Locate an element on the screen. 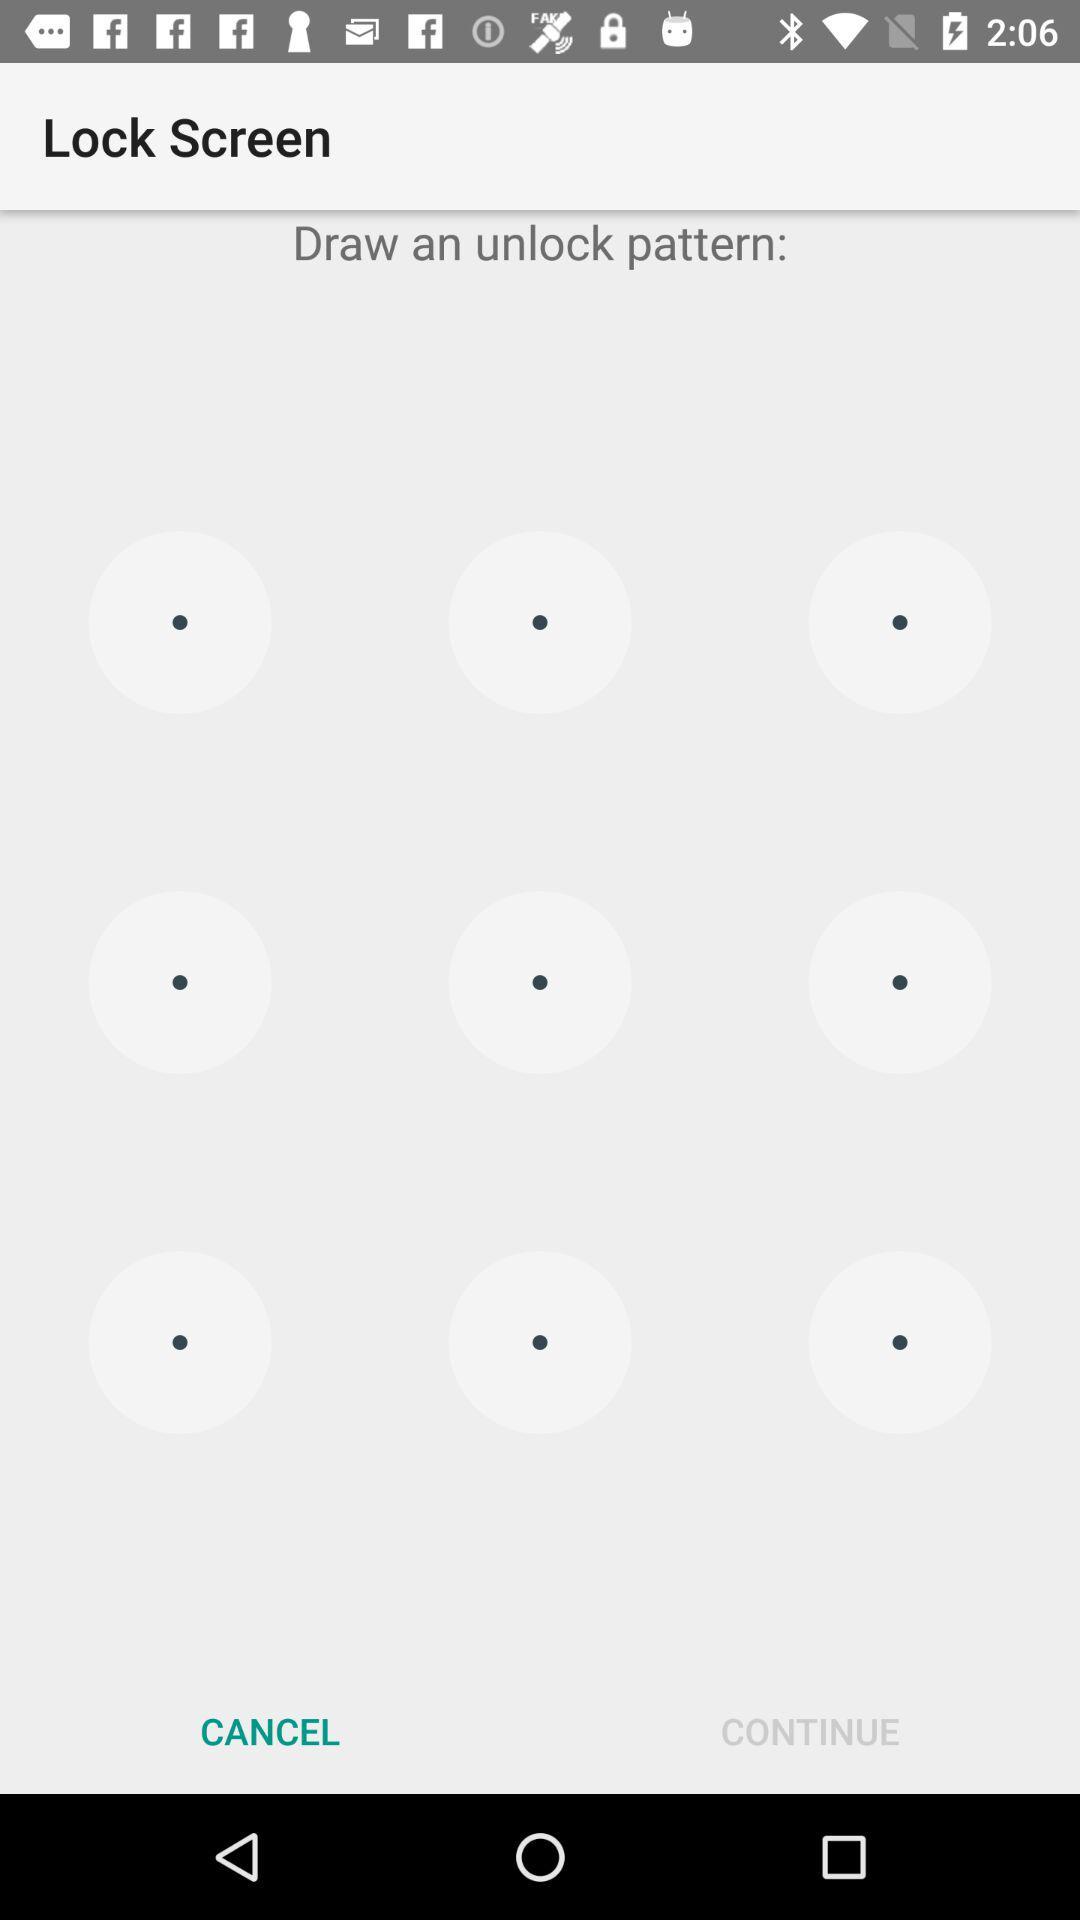 This screenshot has width=1080, height=1920. the icon to the right of the cancel is located at coordinates (810, 1730).